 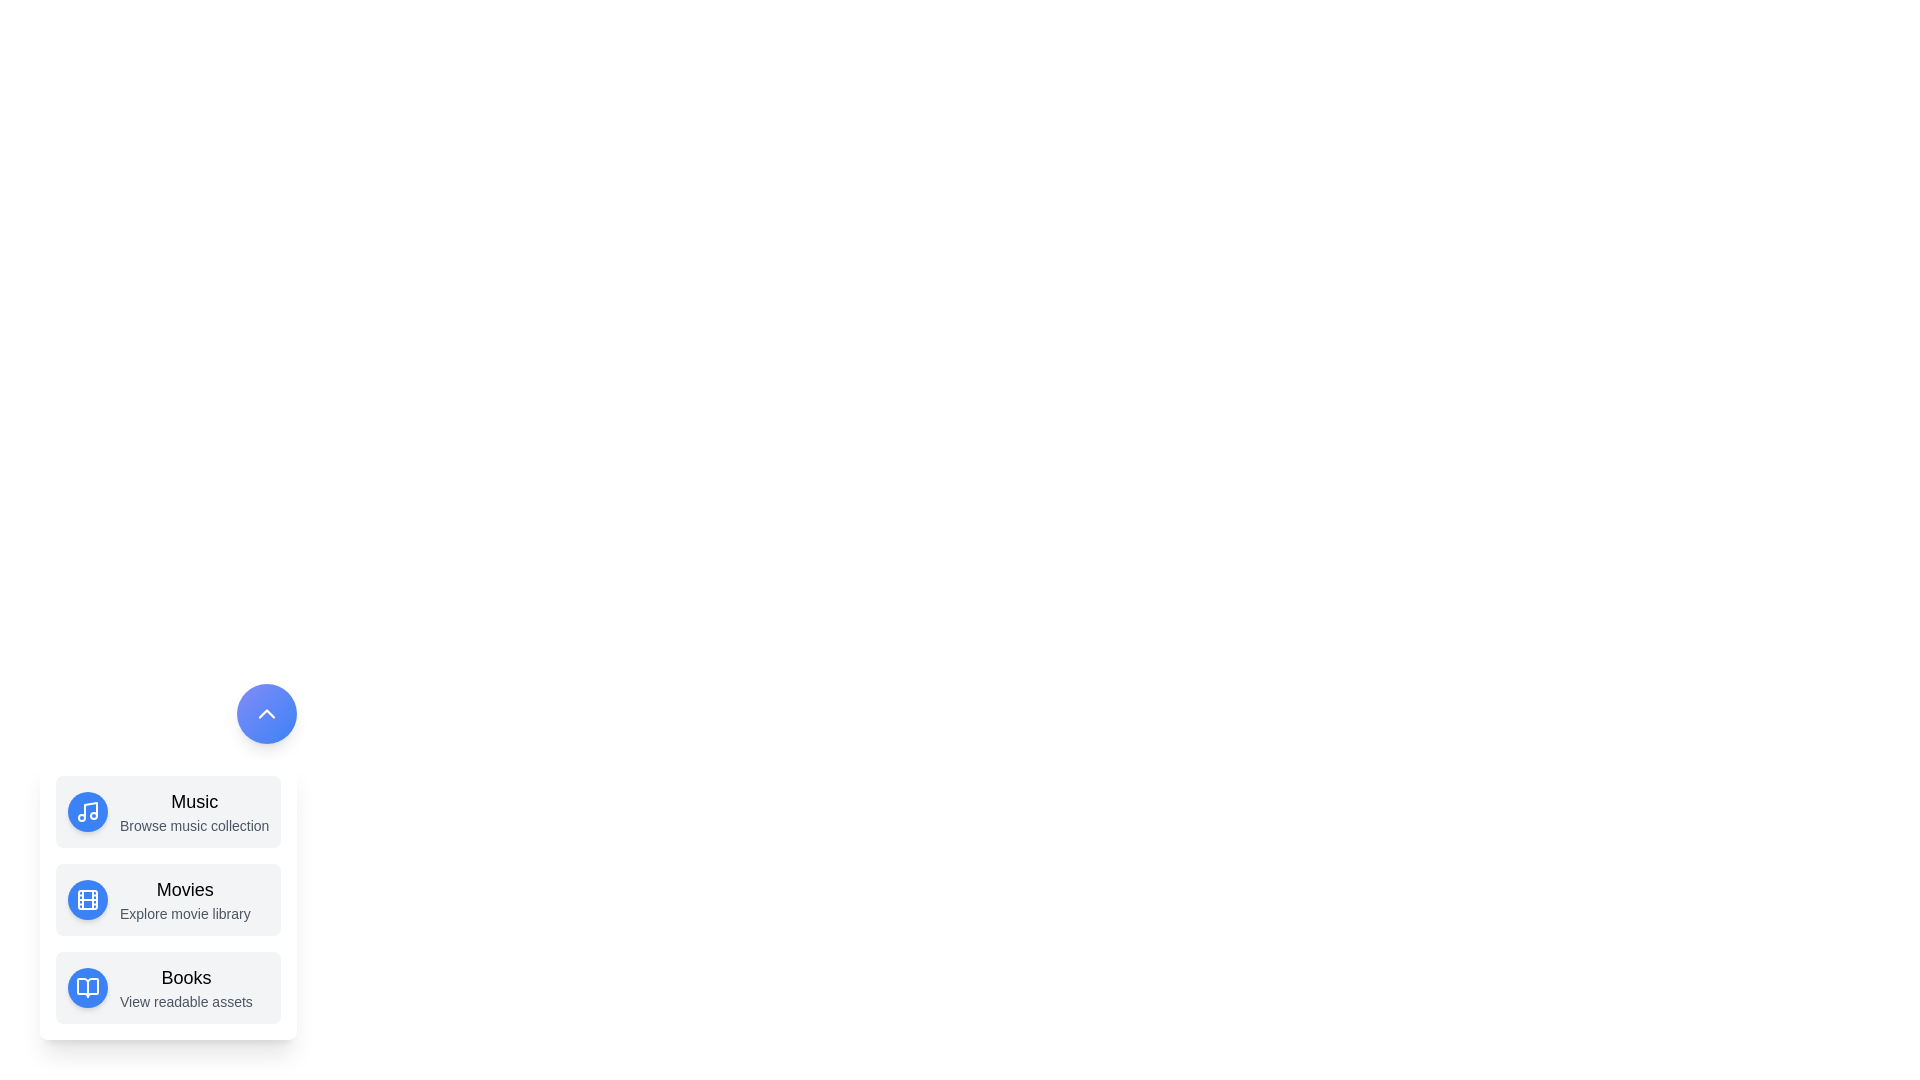 I want to click on the 'Music' option in the EnhancedMediaSelector component, so click(x=168, y=812).